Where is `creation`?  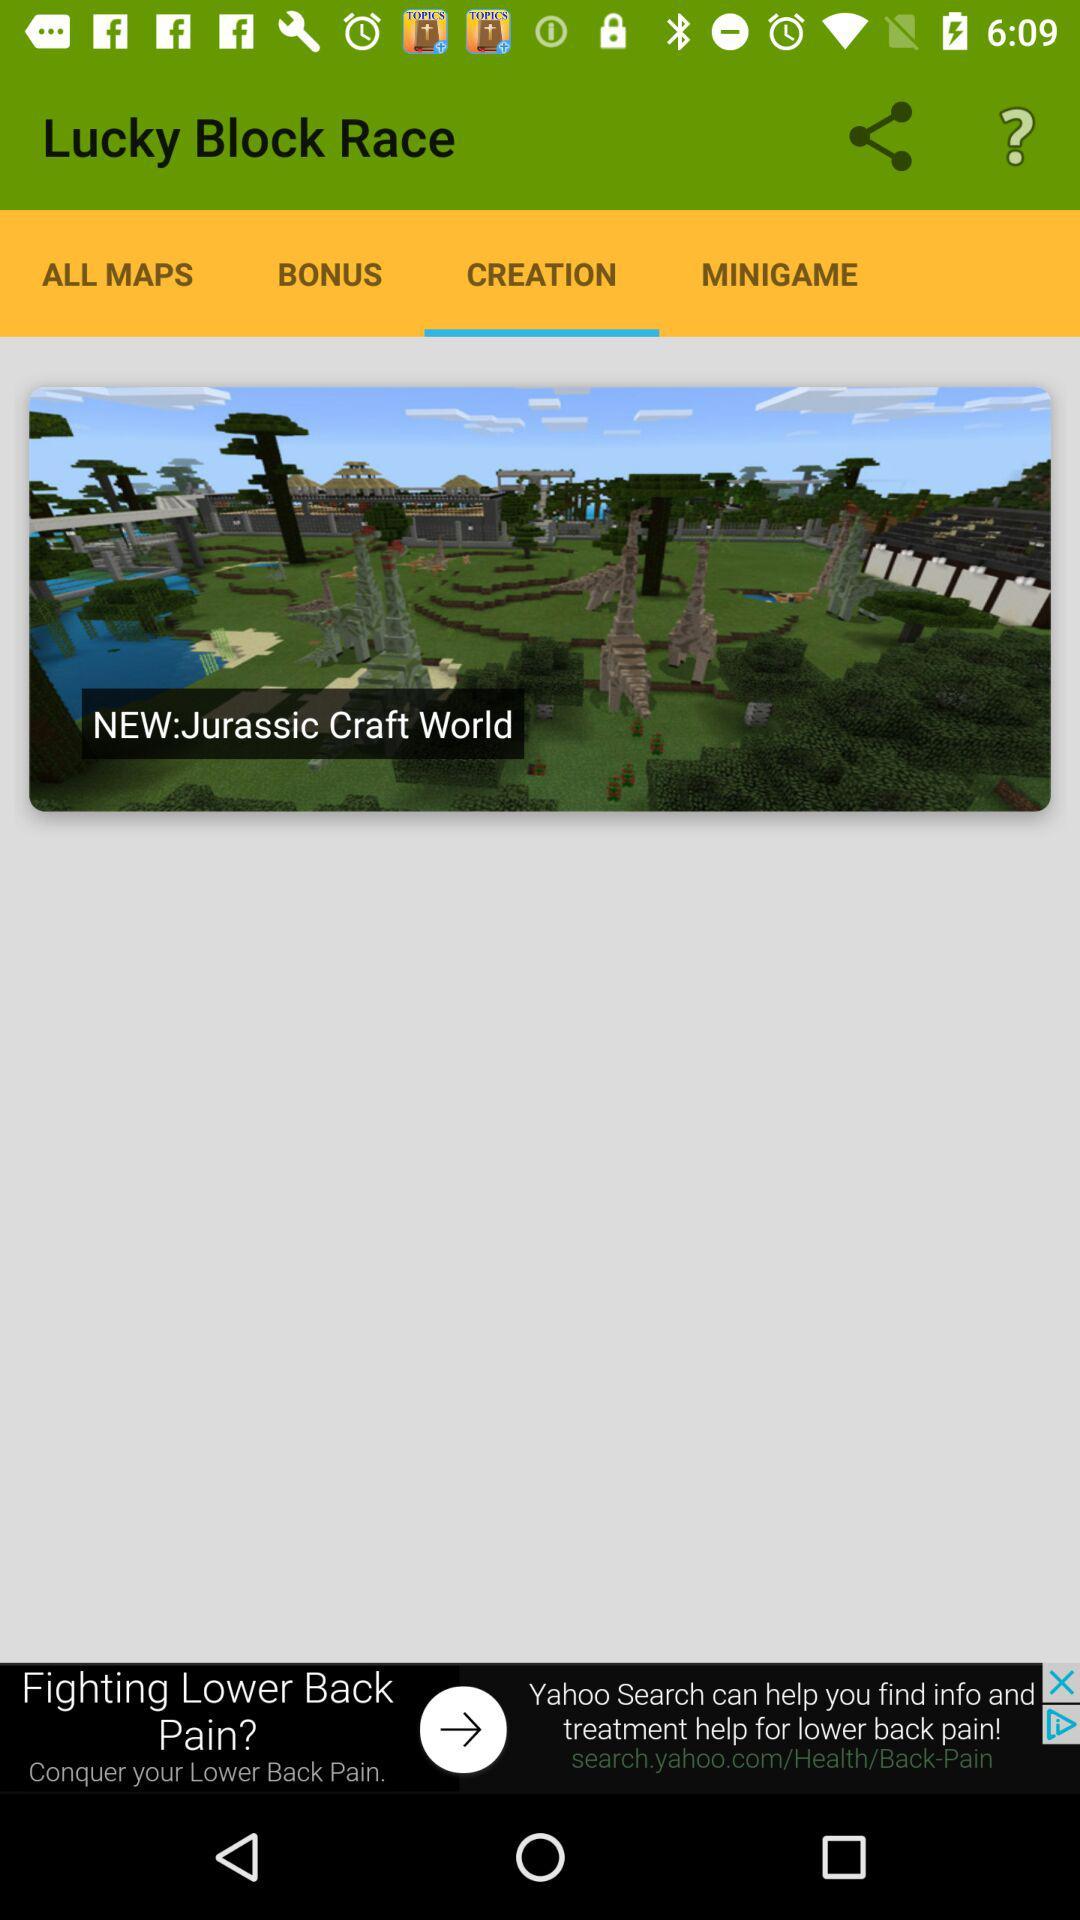 creation is located at coordinates (542, 272).